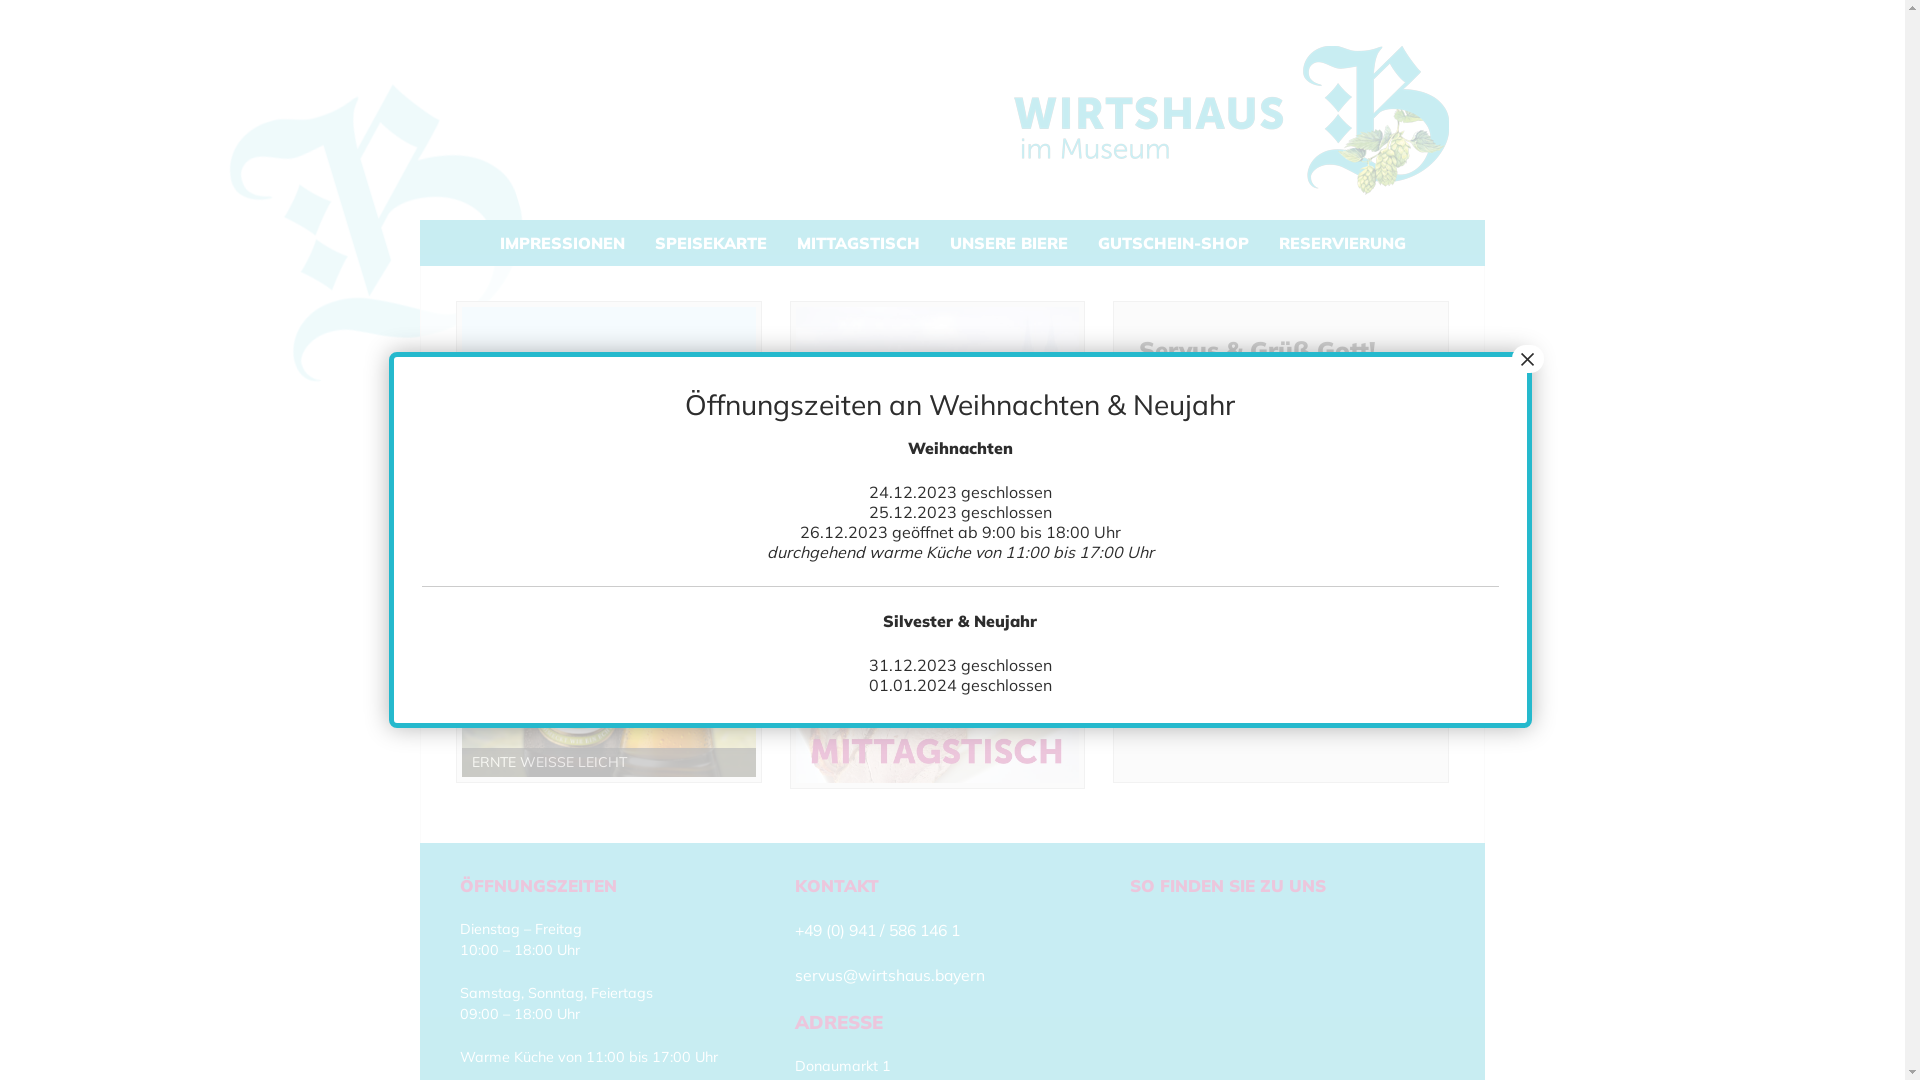  Describe the element at coordinates (710, 242) in the screenshot. I see `'SPEISEKARTE'` at that location.